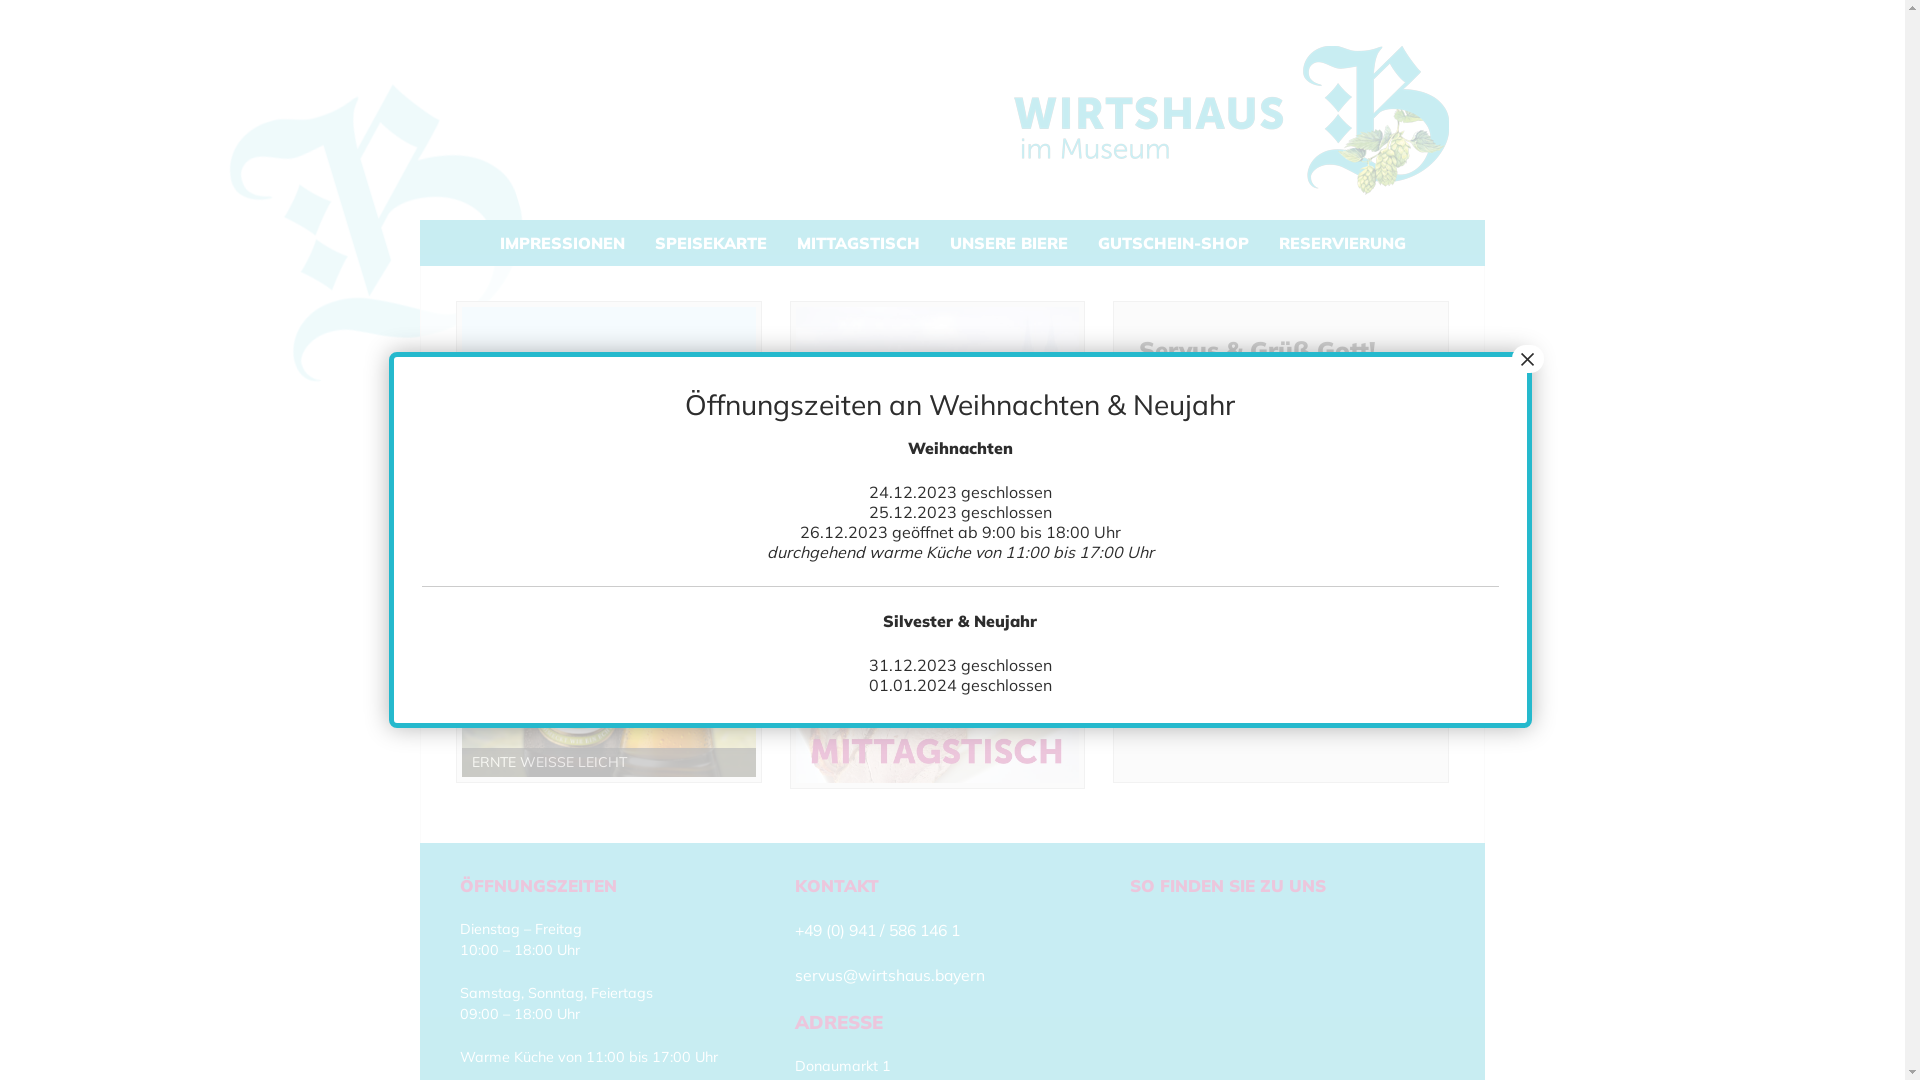  Describe the element at coordinates (710, 242) in the screenshot. I see `'SPEISEKARTE'` at that location.